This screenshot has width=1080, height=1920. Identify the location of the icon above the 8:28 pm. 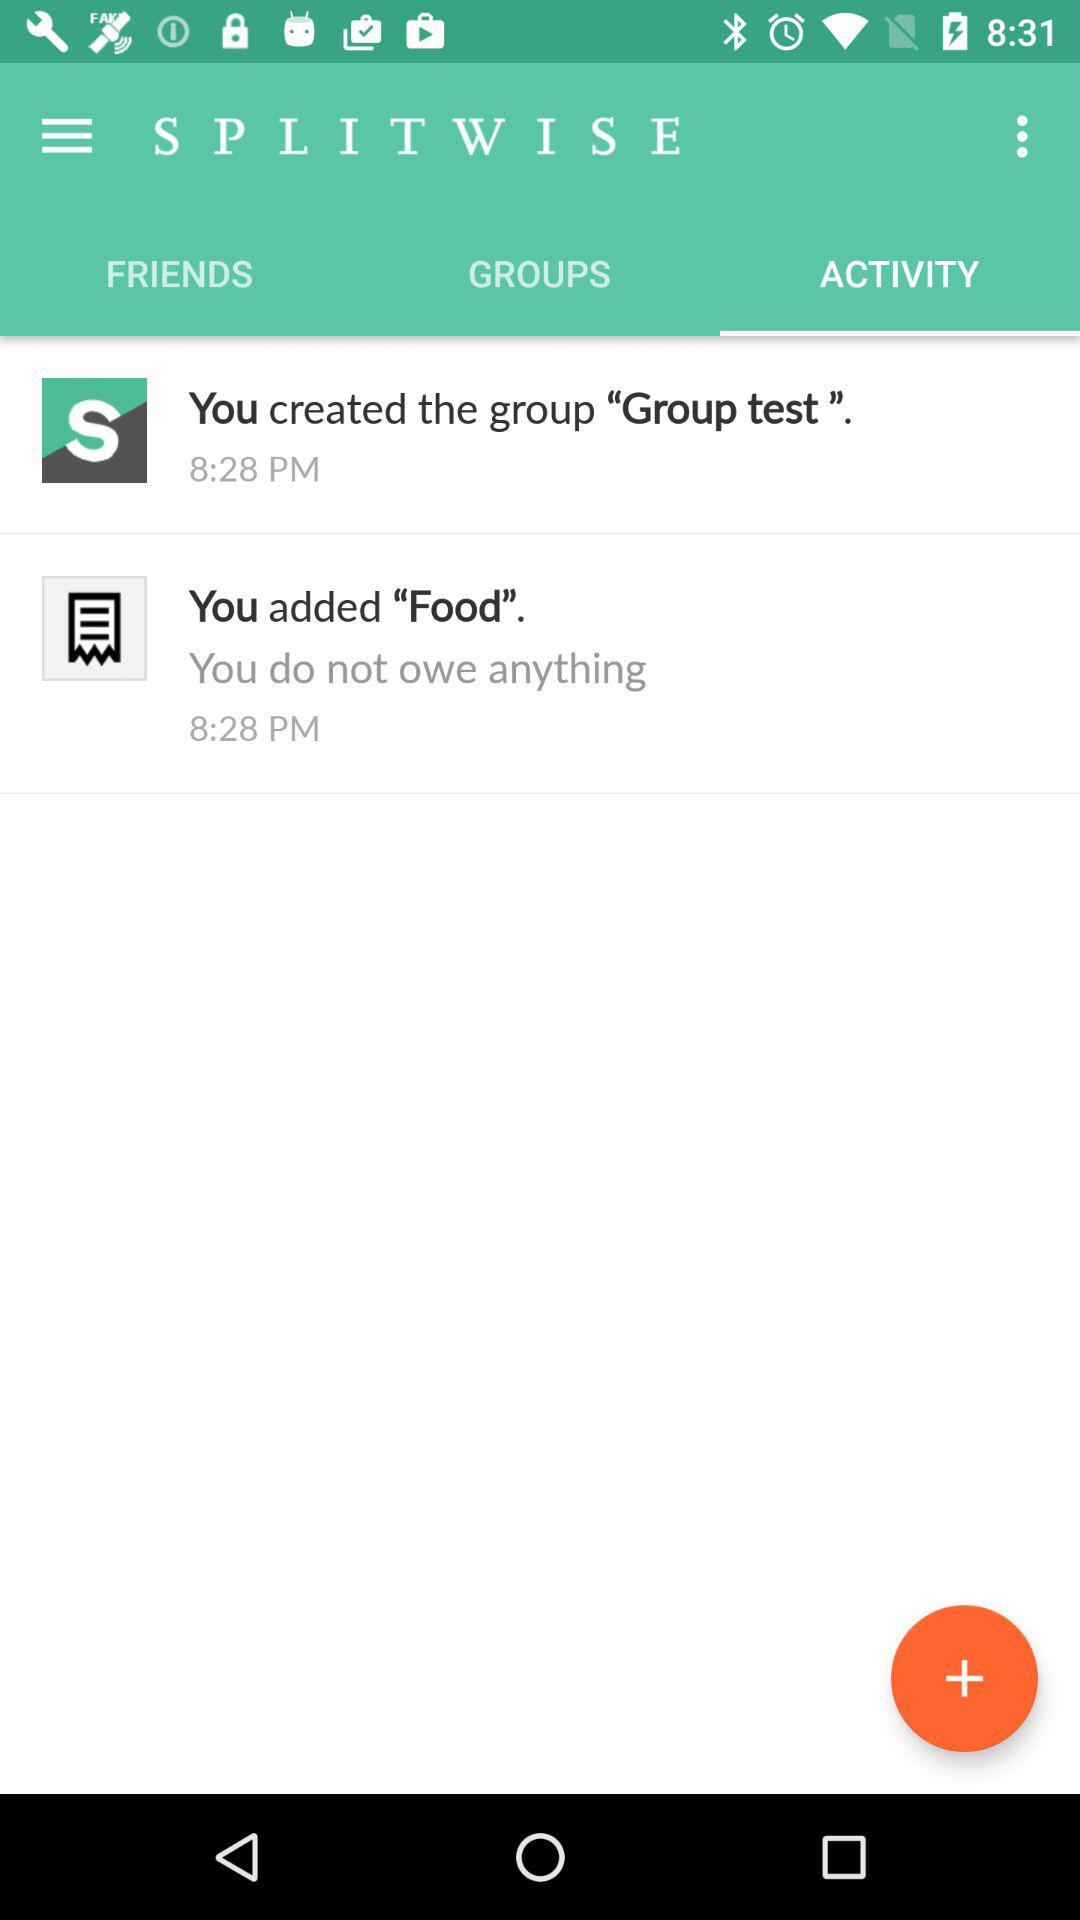
(612, 405).